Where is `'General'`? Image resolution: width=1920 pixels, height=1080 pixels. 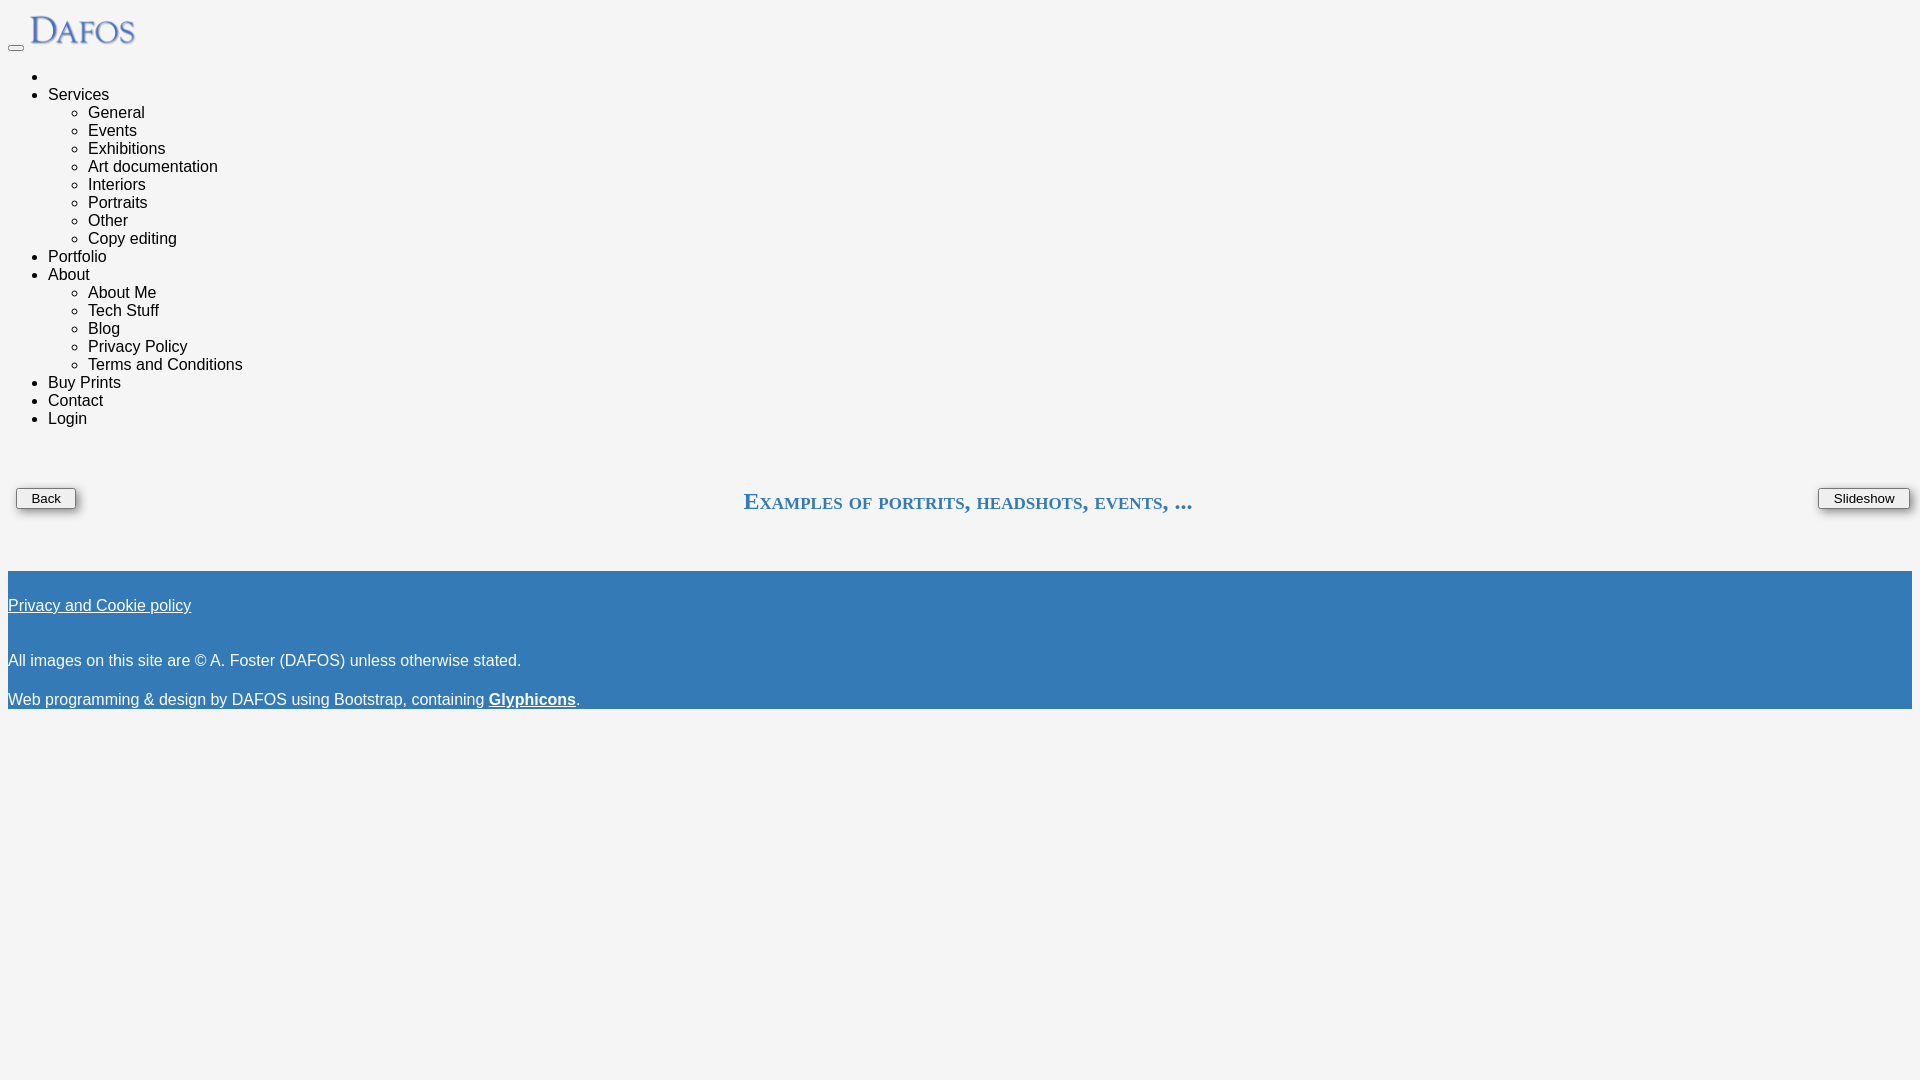
'General' is located at coordinates (86, 112).